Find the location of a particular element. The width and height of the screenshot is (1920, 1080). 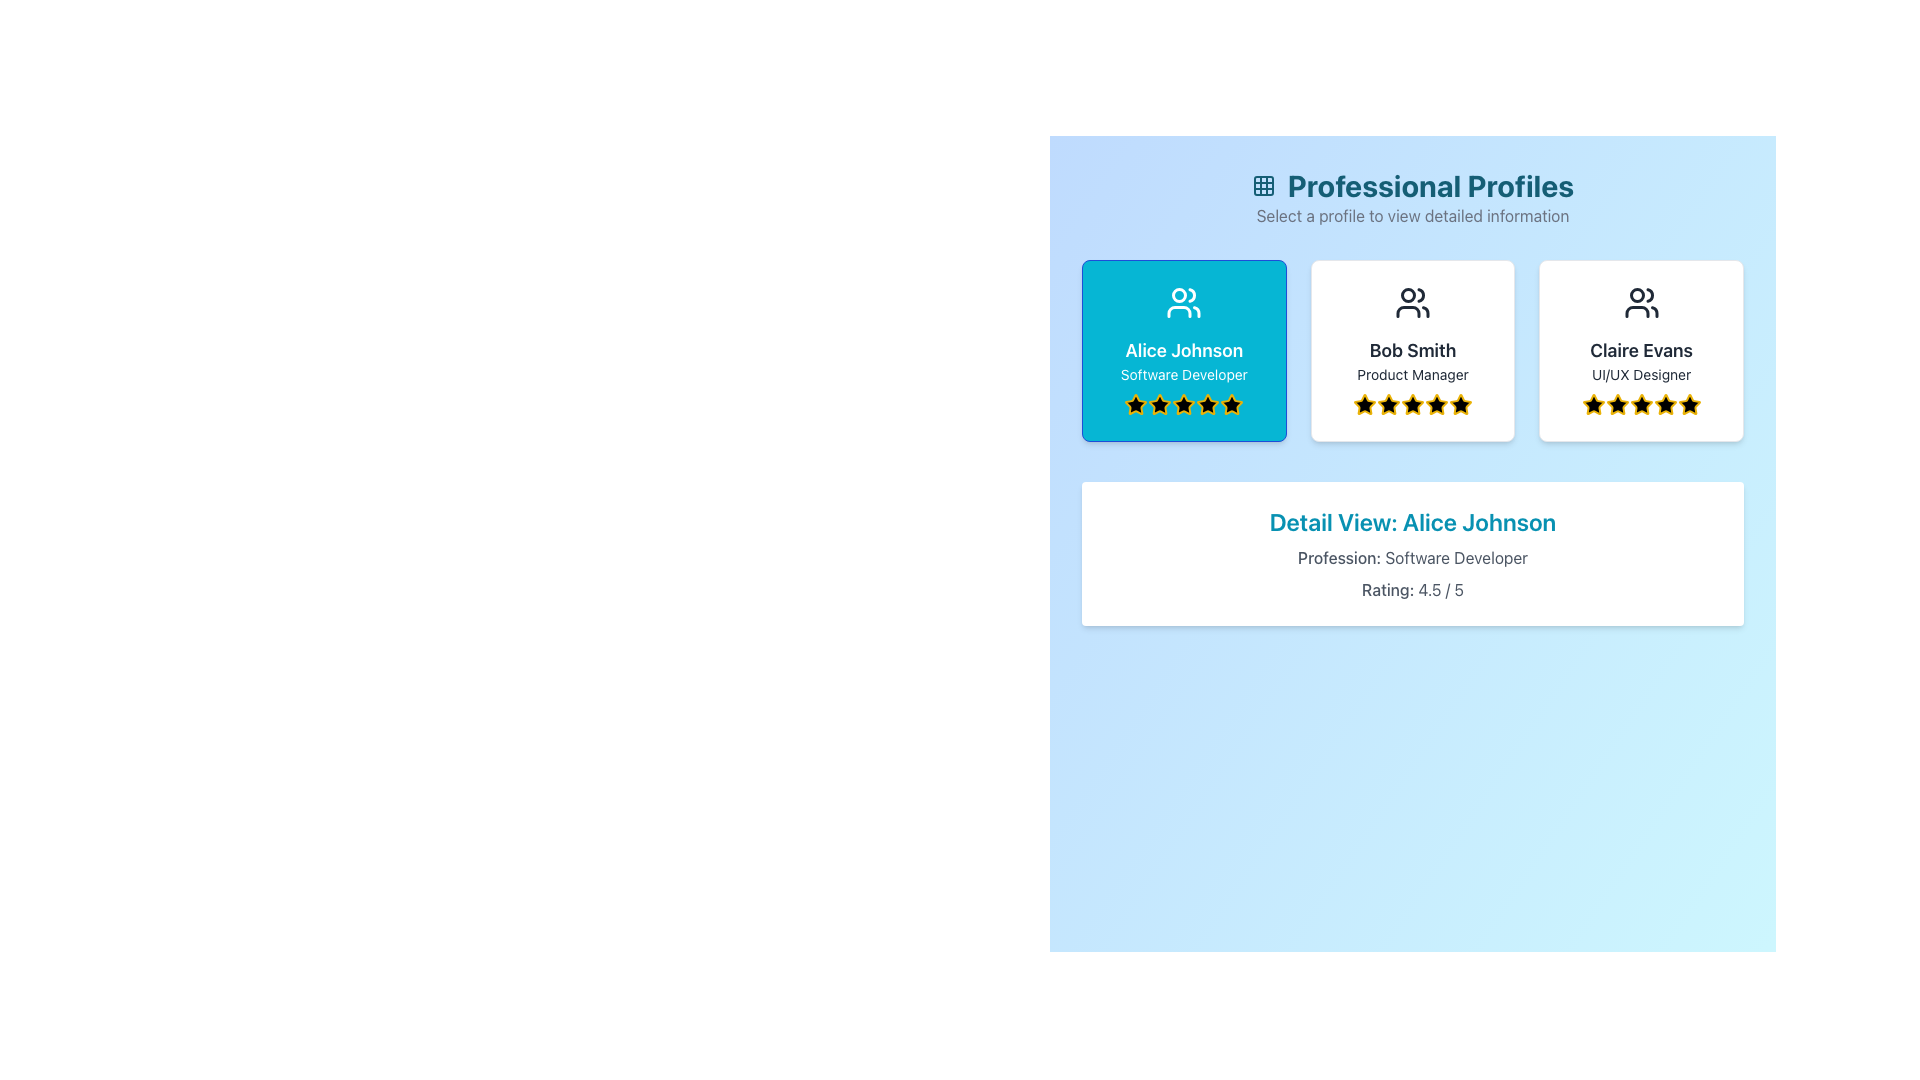

the graphical representation icon indicating the user's role as a product manager, located above the text 'Bob Smith' and 'Product Manager' in the middle card of three horizontally aligned profile cards is located at coordinates (1411, 303).